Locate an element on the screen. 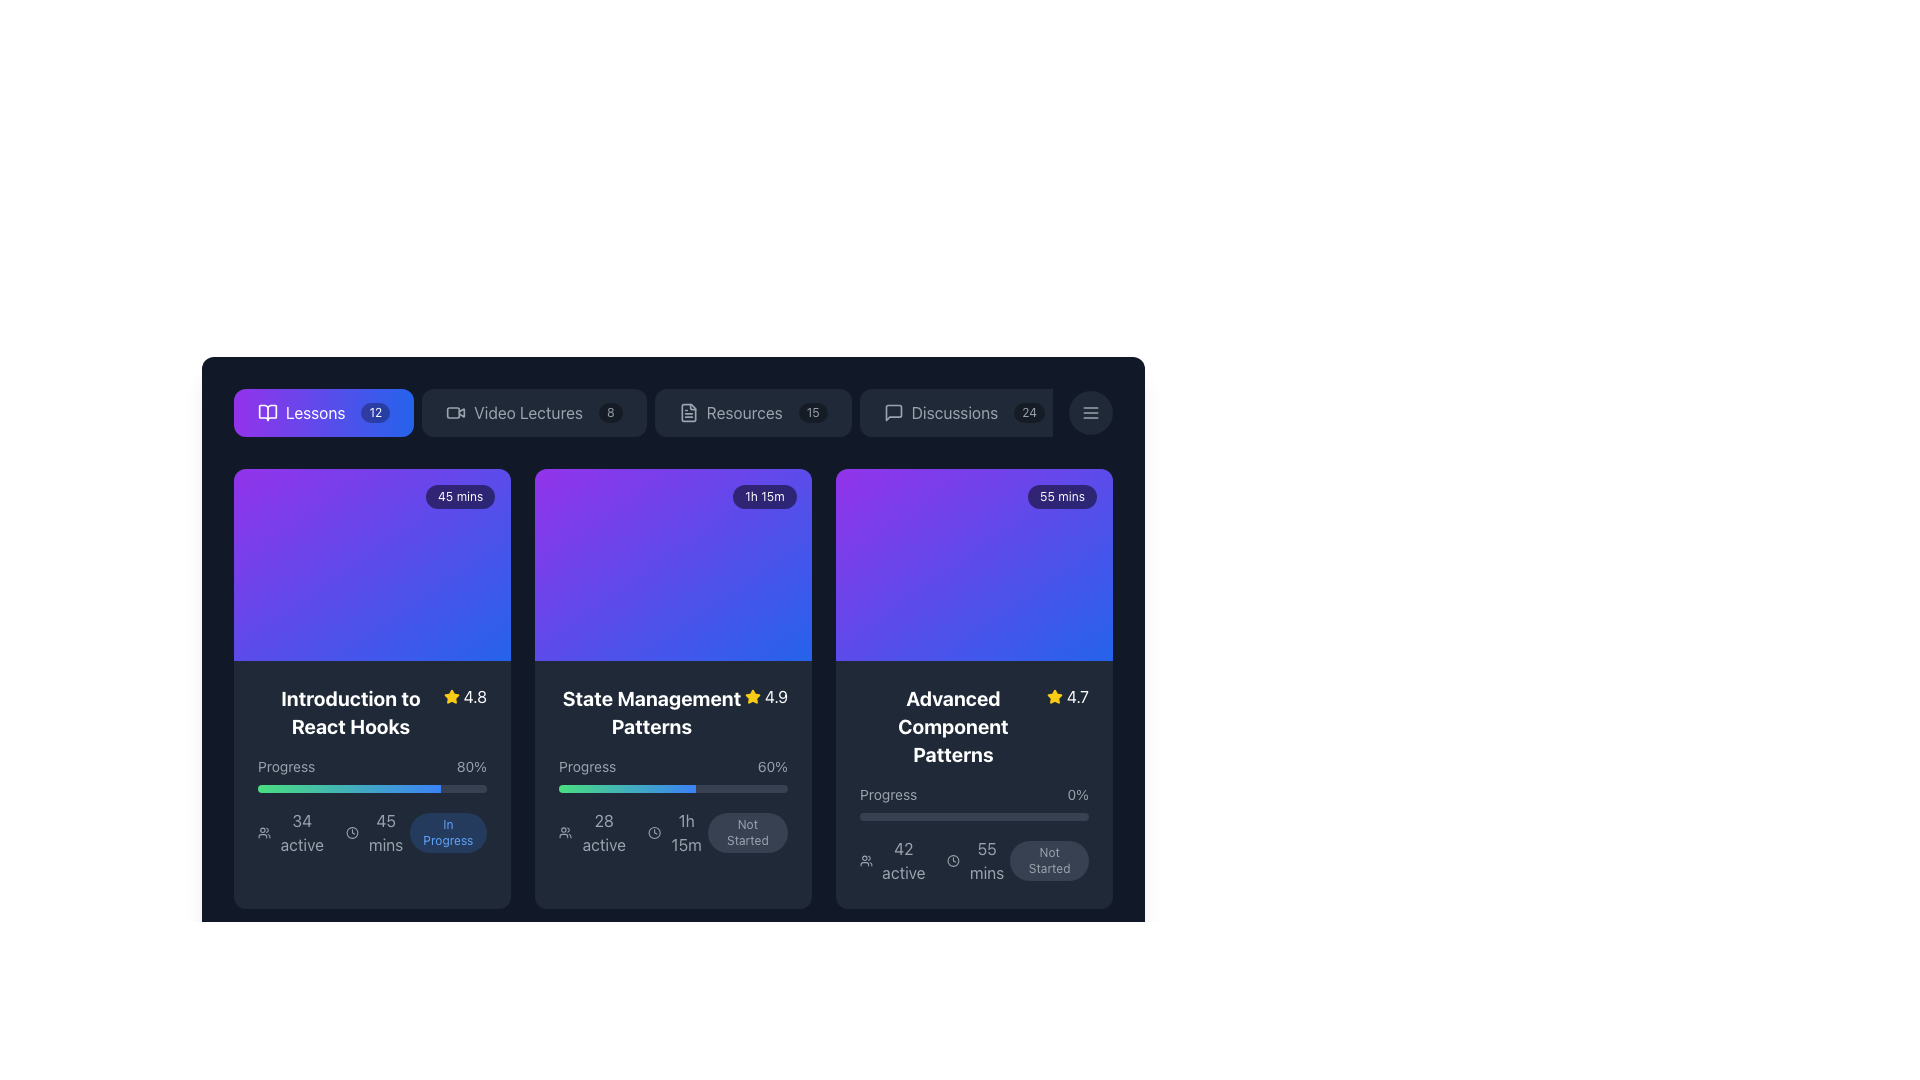 This screenshot has height=1080, width=1920. the 'Resources' button located in the horizontal menu bar, the third item from the left is located at coordinates (752, 411).